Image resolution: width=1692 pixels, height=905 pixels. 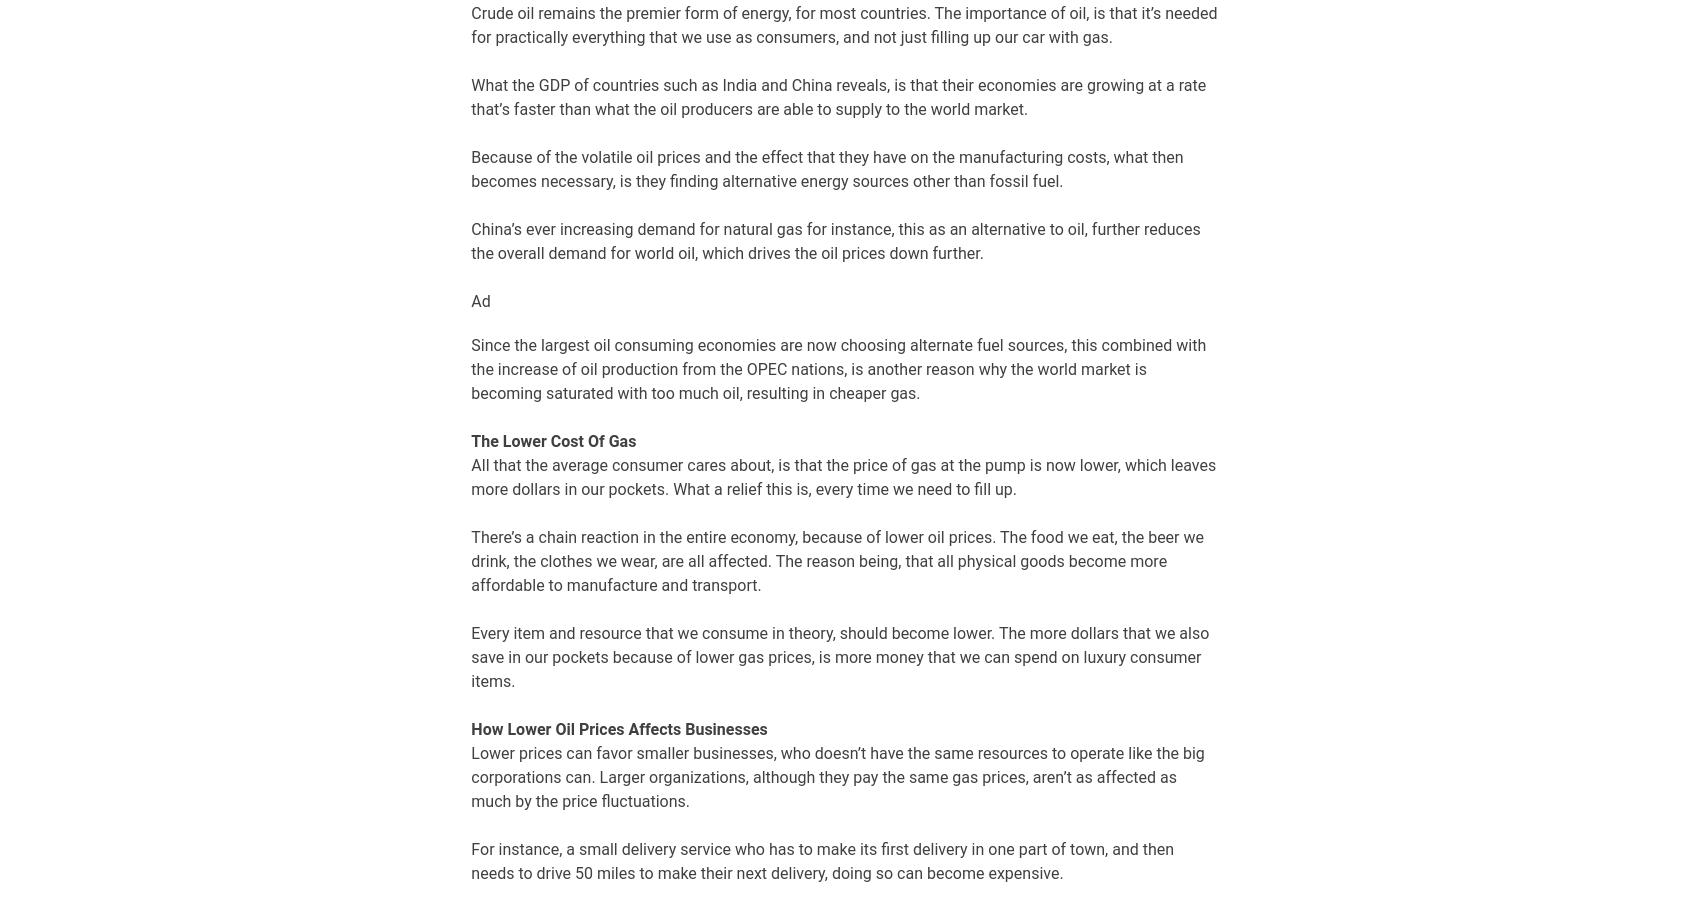 What do you see at coordinates (470, 727) in the screenshot?
I see `'How Lower Oil Prices Affects Businesses'` at bounding box center [470, 727].